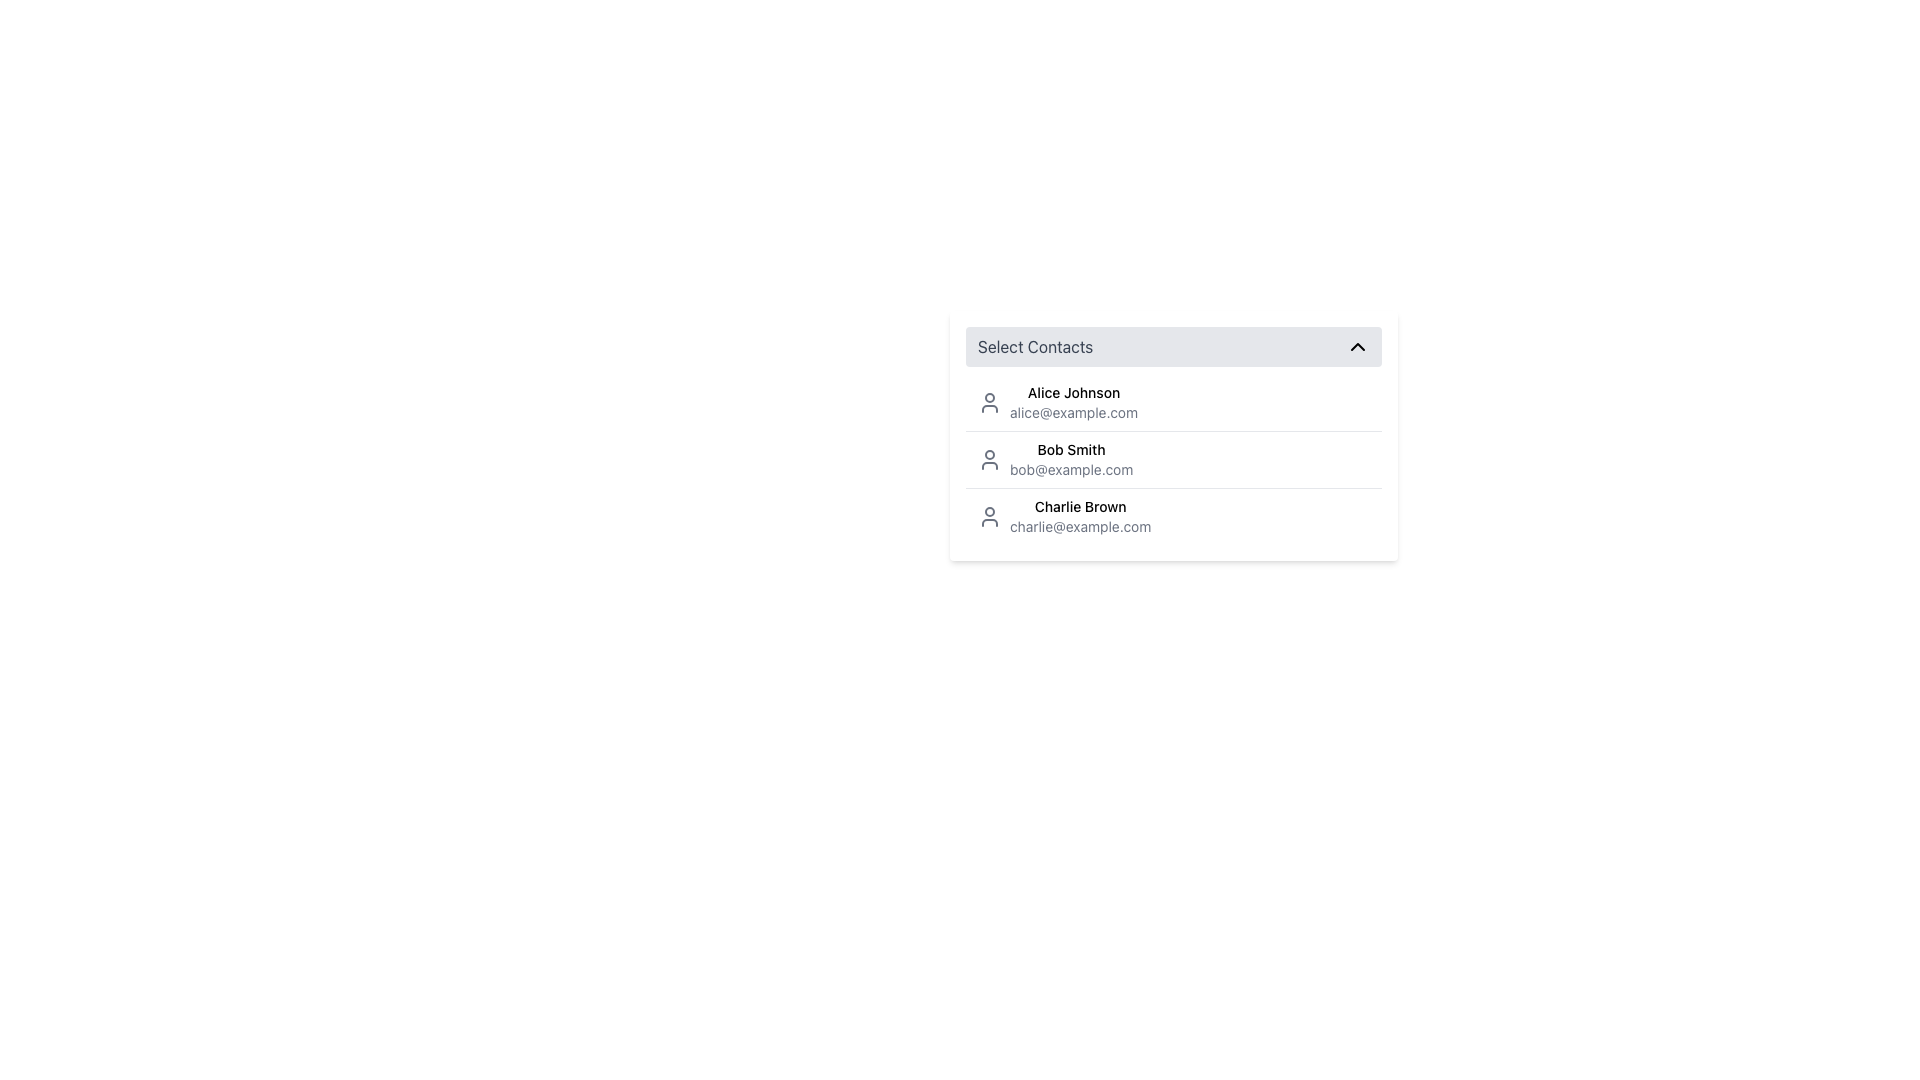  I want to click on the second list item displaying contact information for 'Bob Smith', so click(1174, 459).